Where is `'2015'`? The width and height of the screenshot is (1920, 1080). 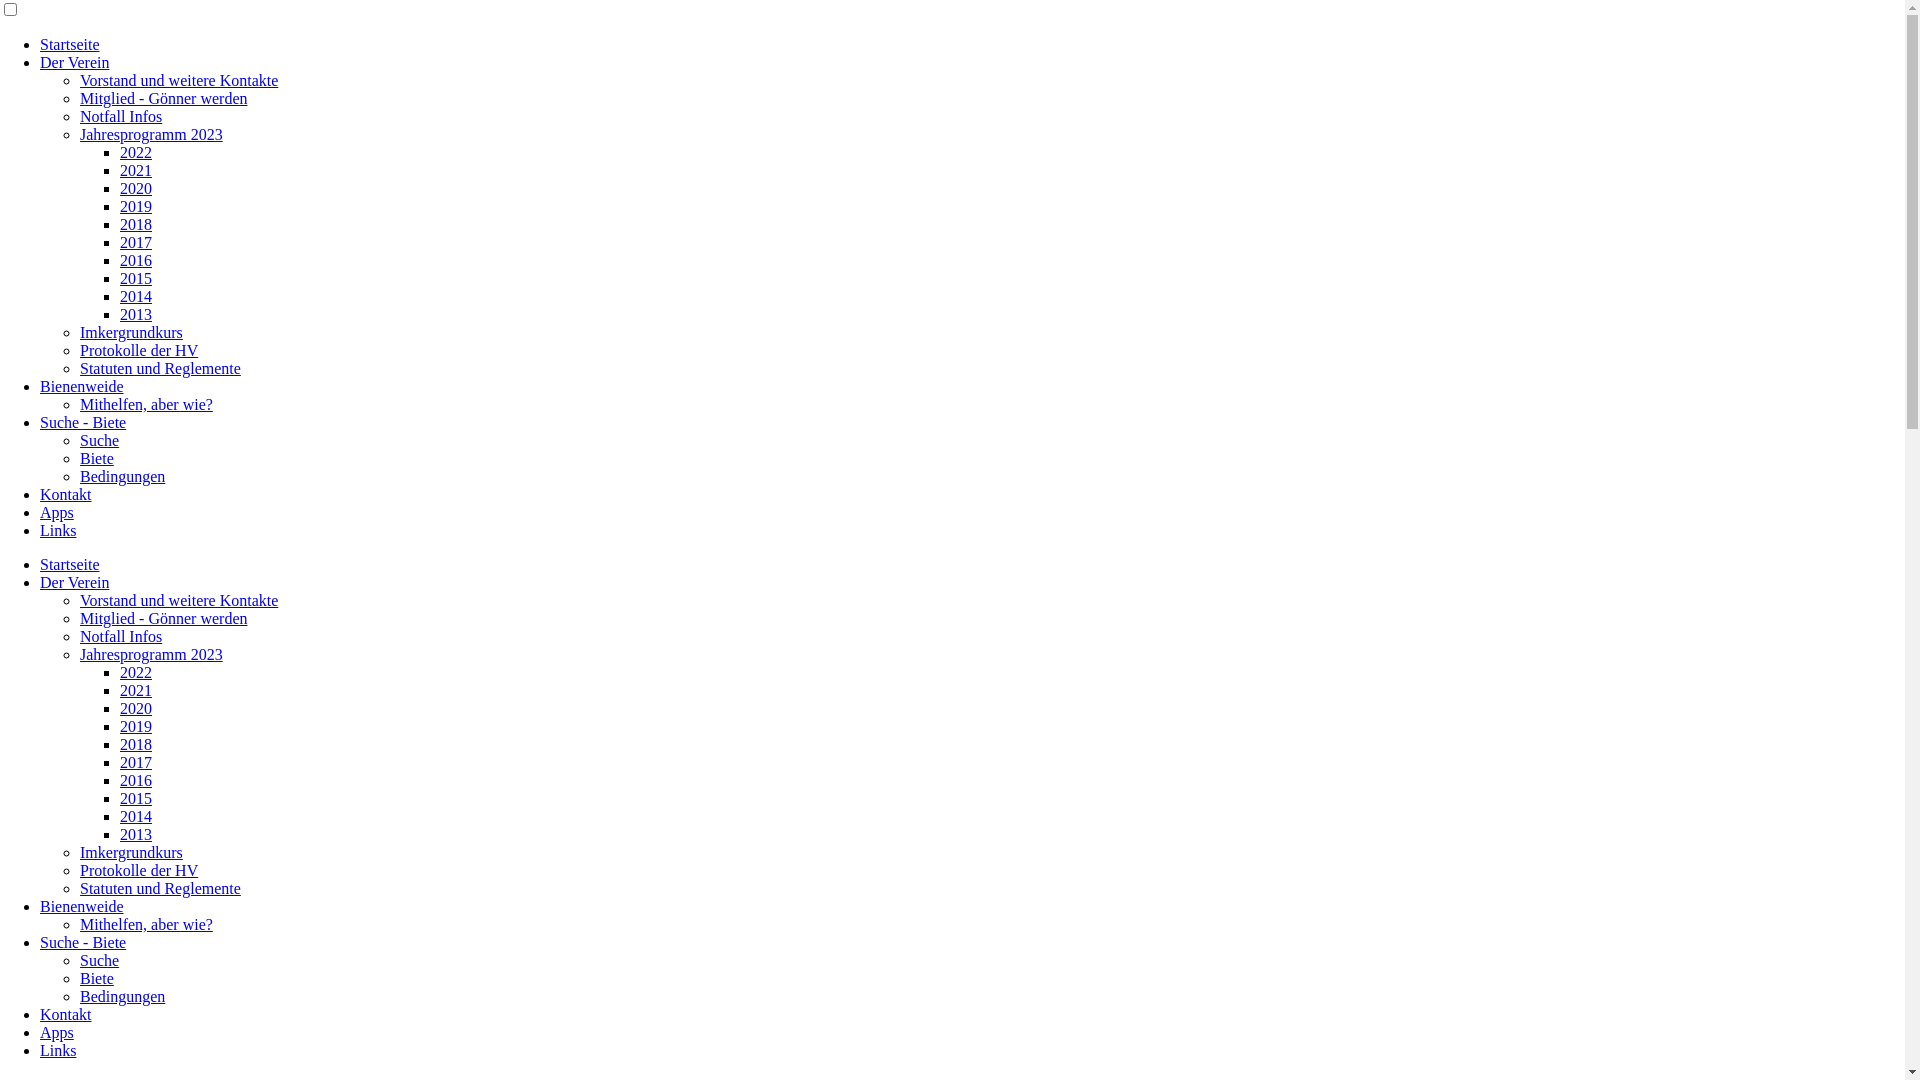
'2015' is located at coordinates (134, 797).